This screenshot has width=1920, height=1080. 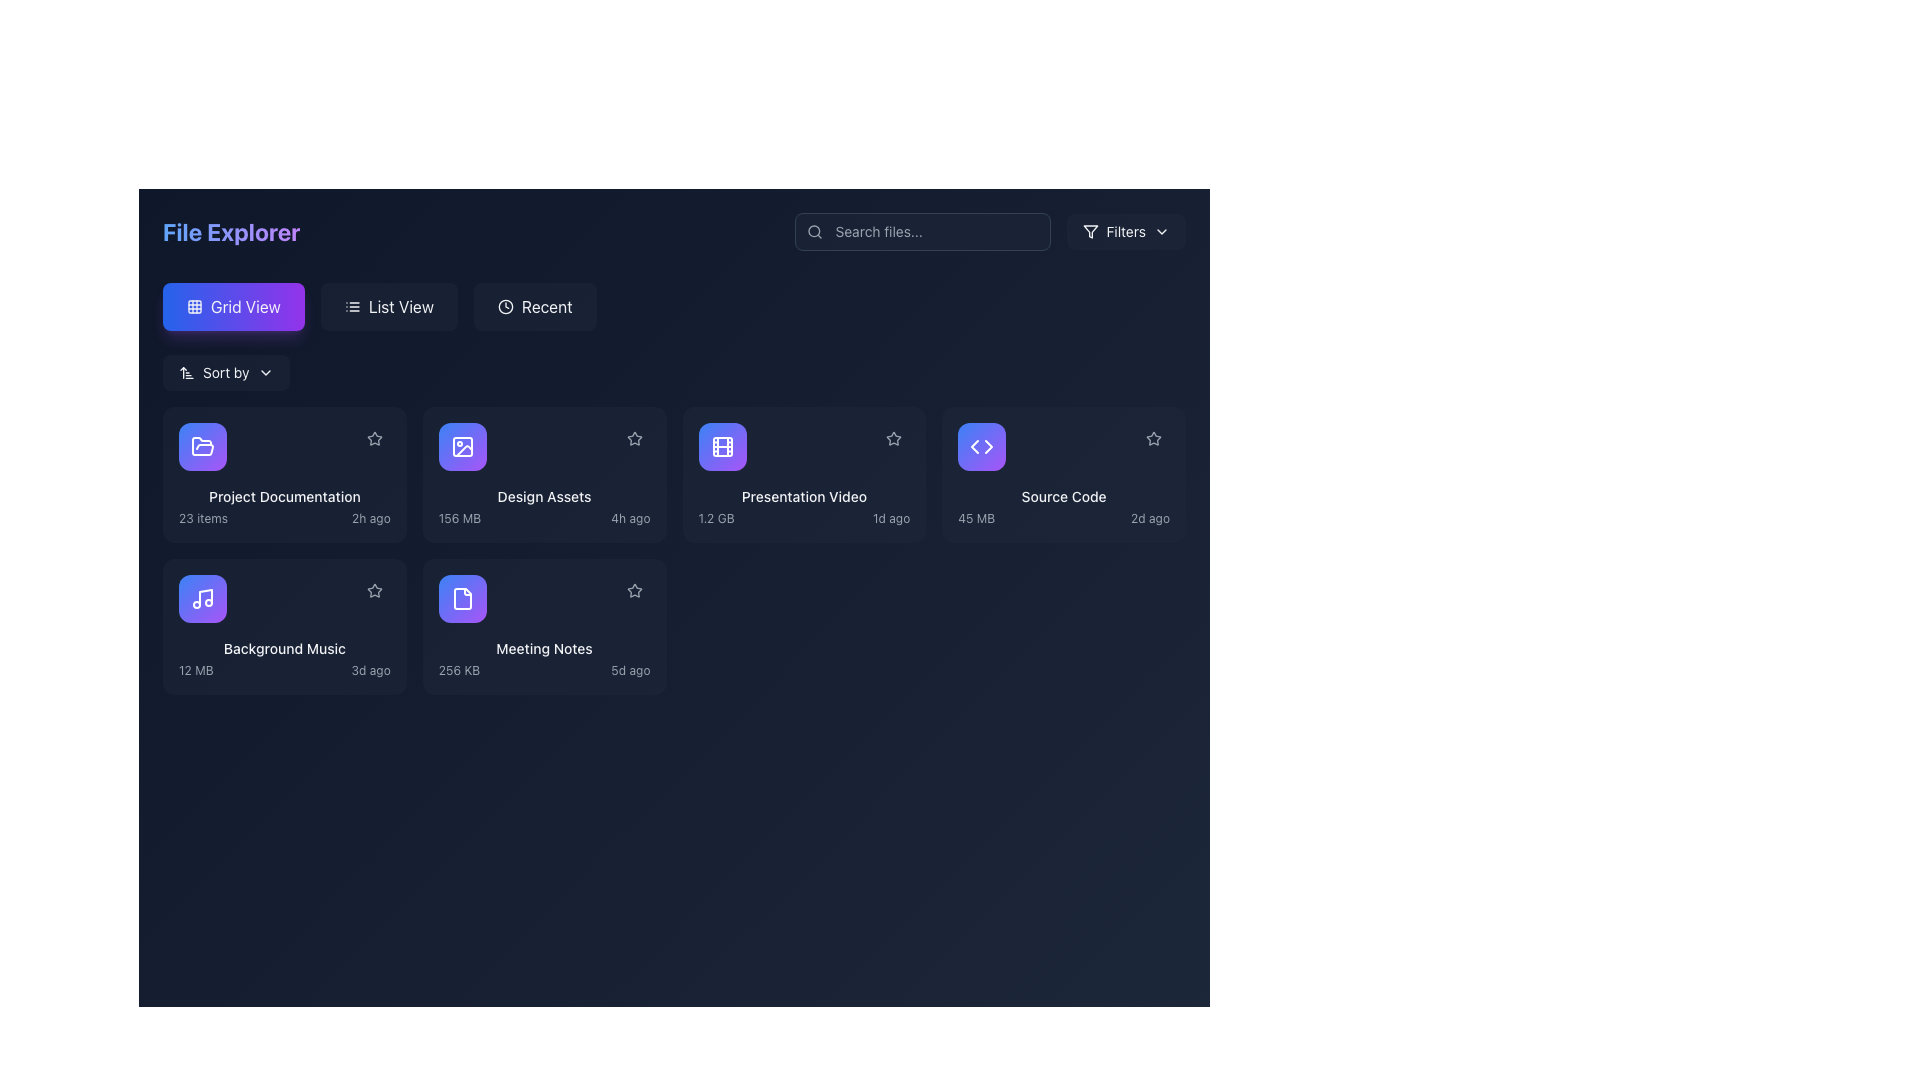 I want to click on the open folder icon with a modern design, located inside a circular button in the grid layout, positioned directly below the 'Sort by' dropdown menu, so click(x=202, y=446).